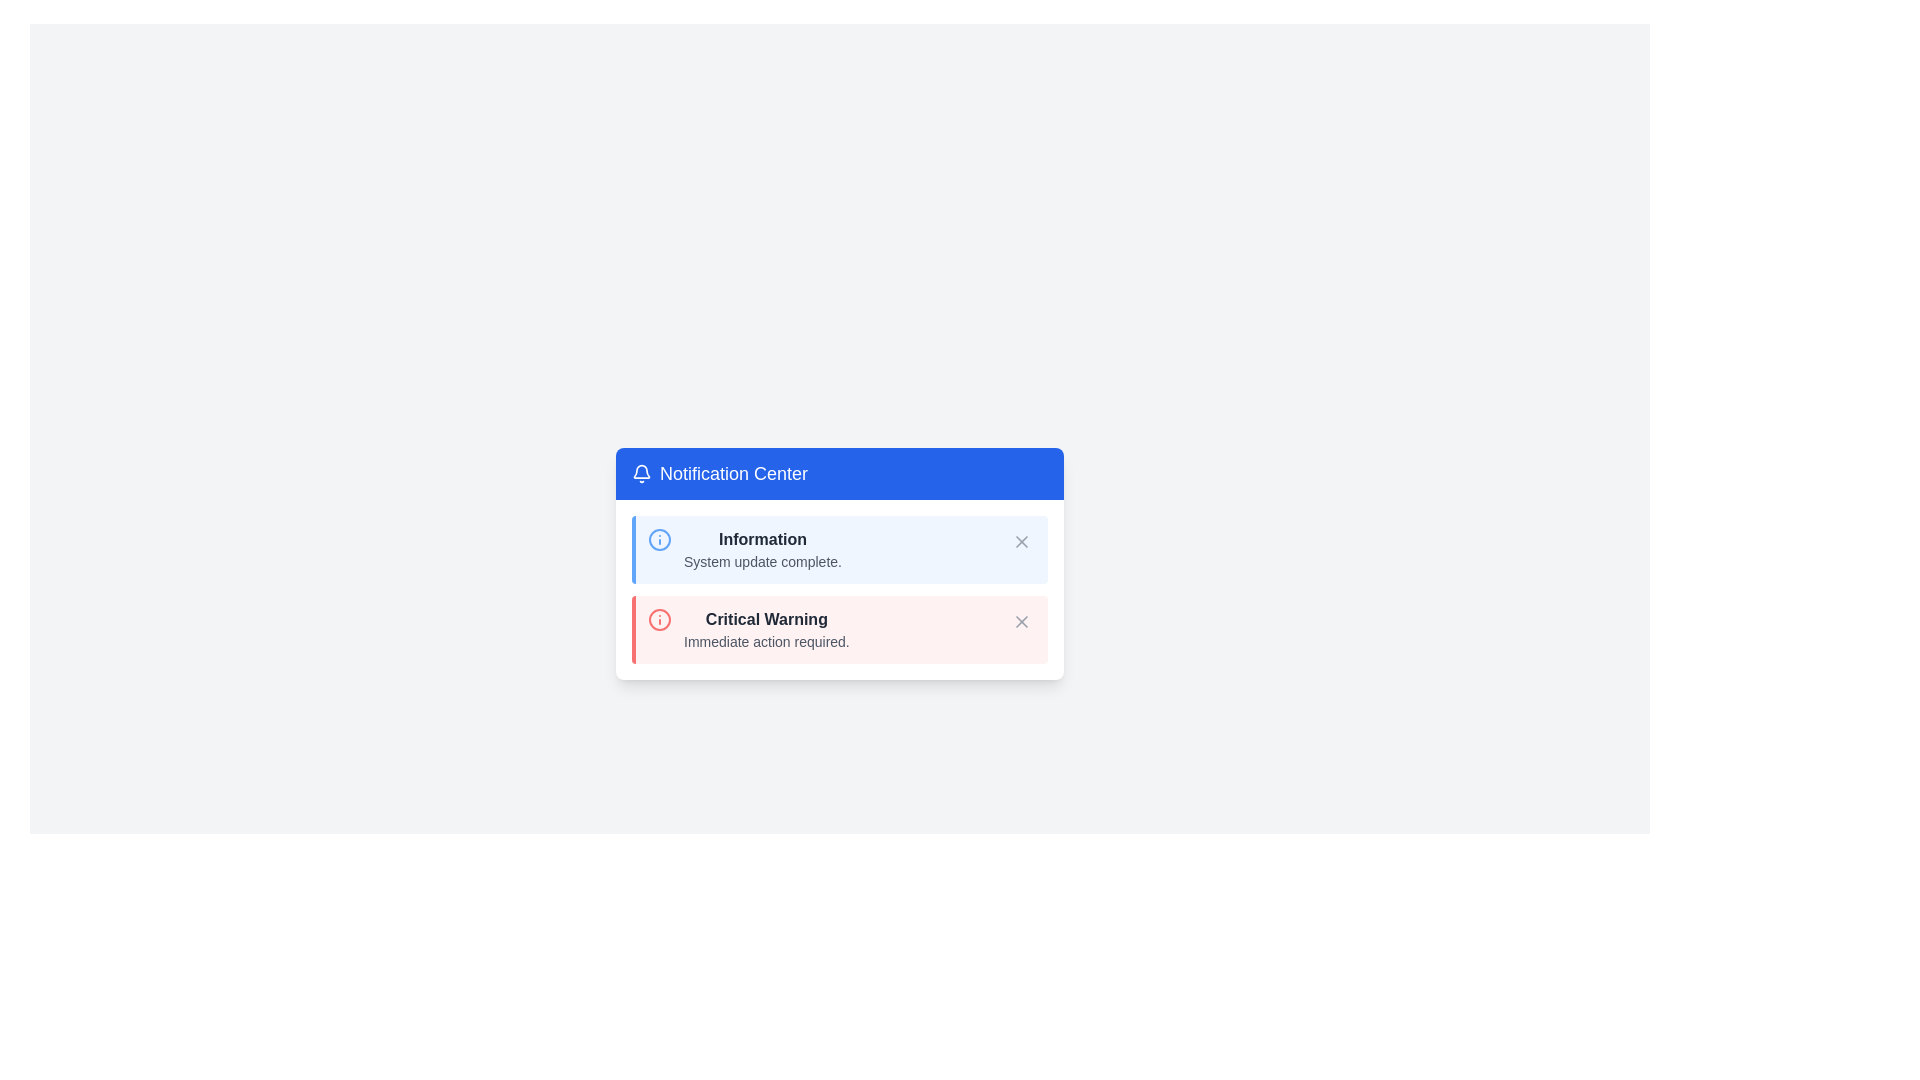 The image size is (1920, 1080). What do you see at coordinates (642, 474) in the screenshot?
I see `the notification bell icon located at the top-left corner of the 'Notification Center' header bar` at bounding box center [642, 474].